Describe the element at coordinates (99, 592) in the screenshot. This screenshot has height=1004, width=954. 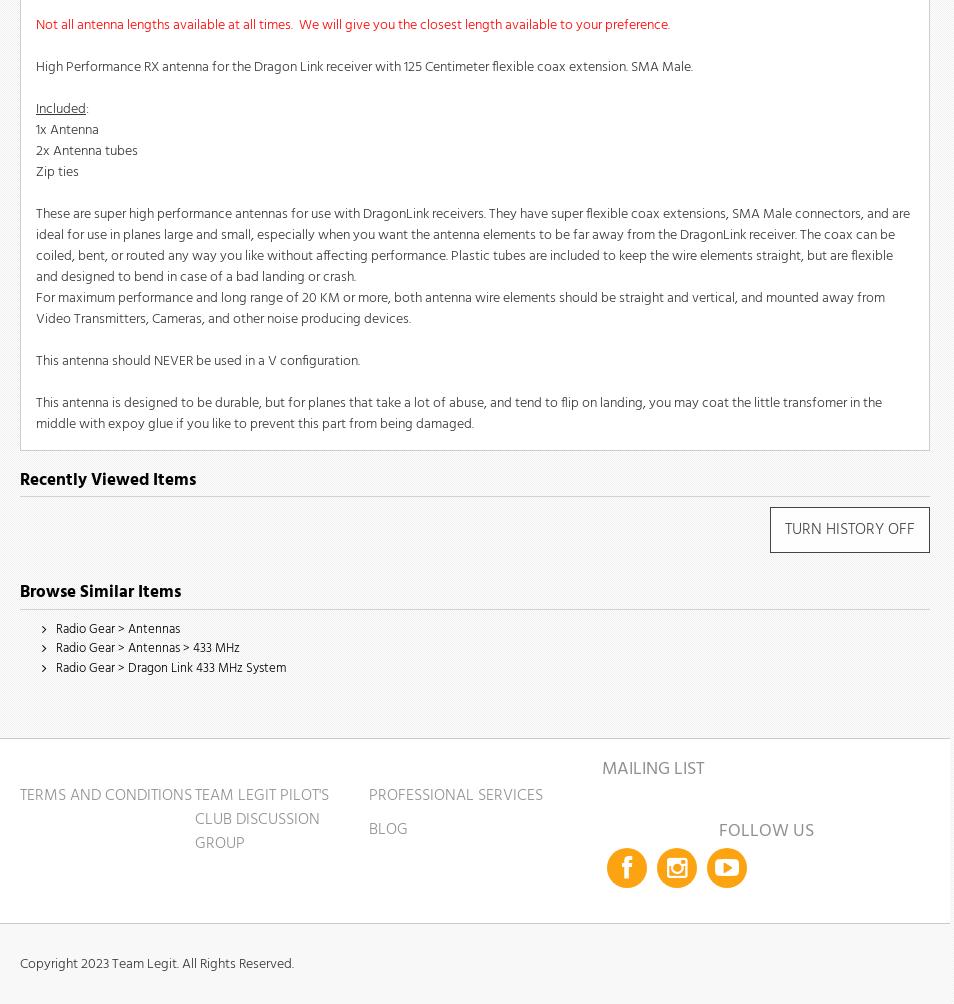
I see `'Browse Similar Items'` at that location.